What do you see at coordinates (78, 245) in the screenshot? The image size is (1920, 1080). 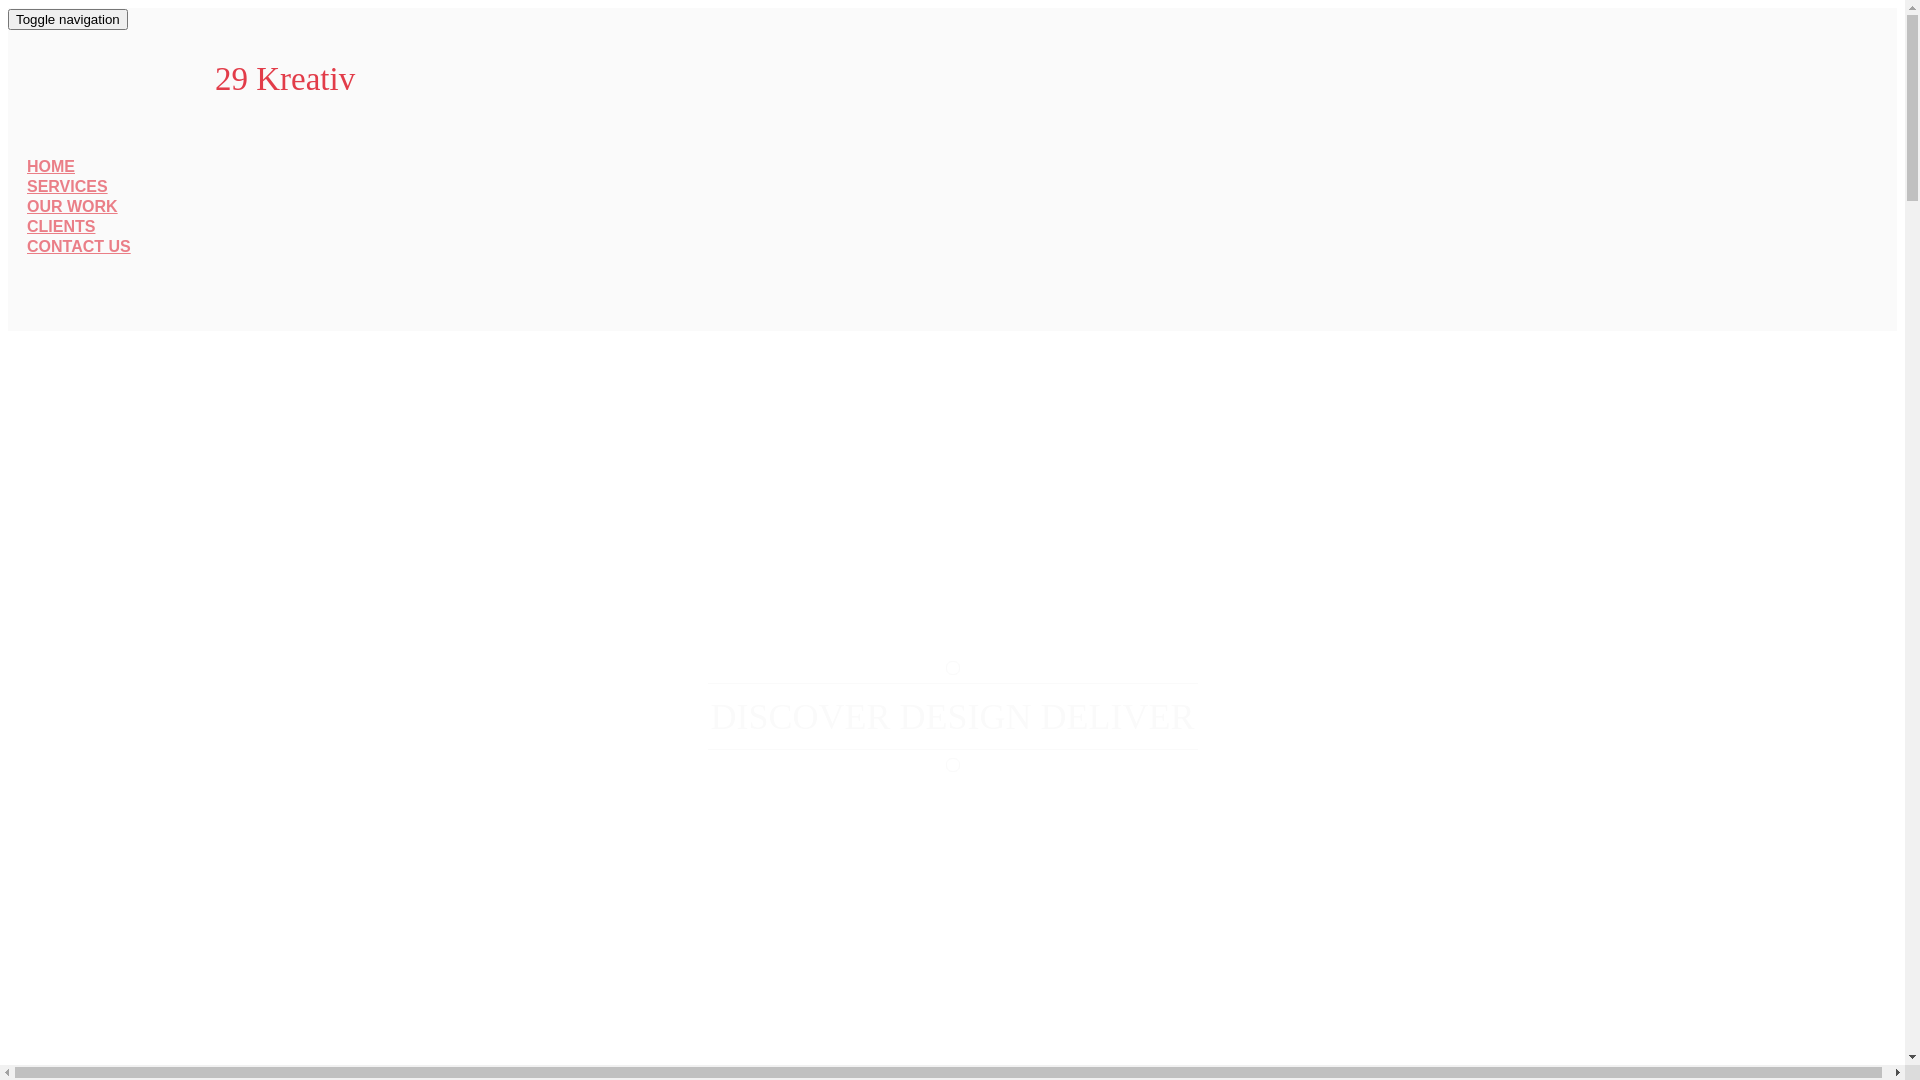 I see `'CONTACT US'` at bounding box center [78, 245].